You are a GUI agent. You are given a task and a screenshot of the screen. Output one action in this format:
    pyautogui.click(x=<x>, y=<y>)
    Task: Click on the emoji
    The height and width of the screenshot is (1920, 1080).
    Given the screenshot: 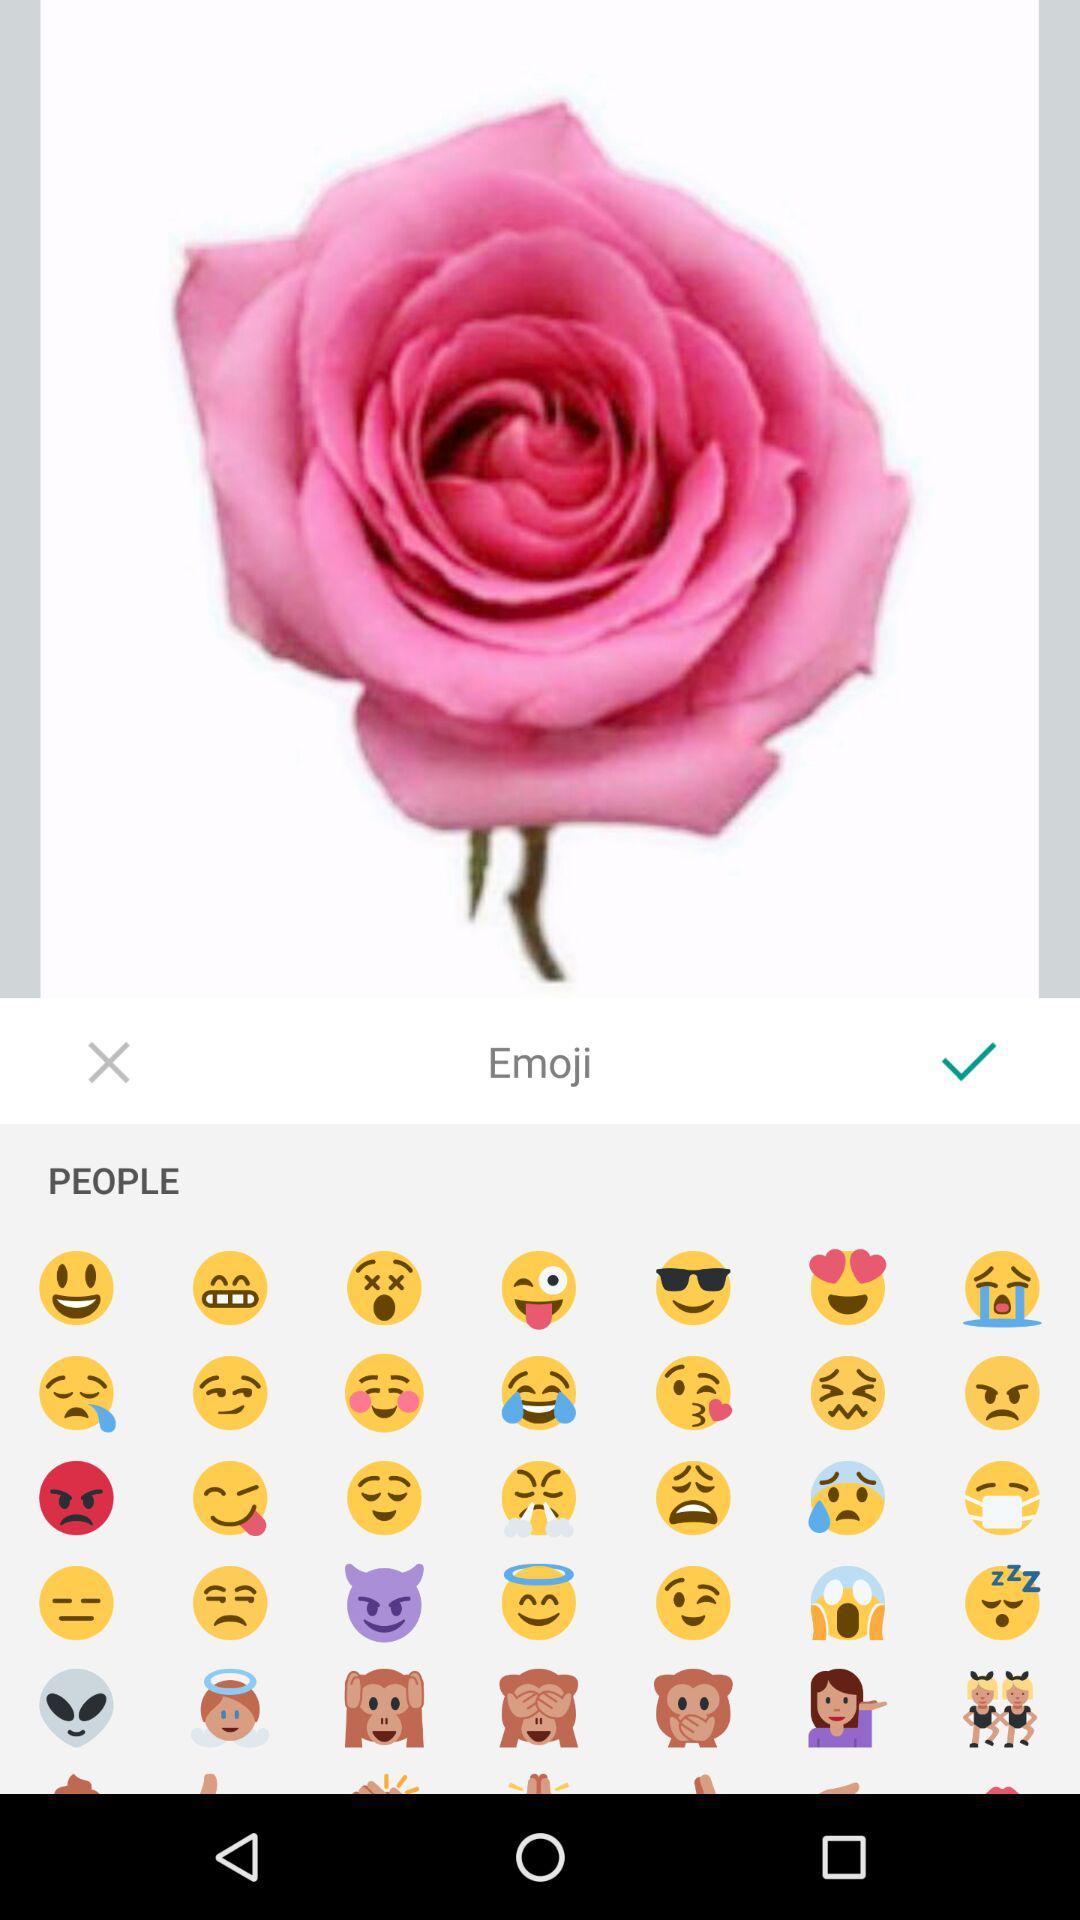 What is the action you would take?
    pyautogui.click(x=538, y=1498)
    